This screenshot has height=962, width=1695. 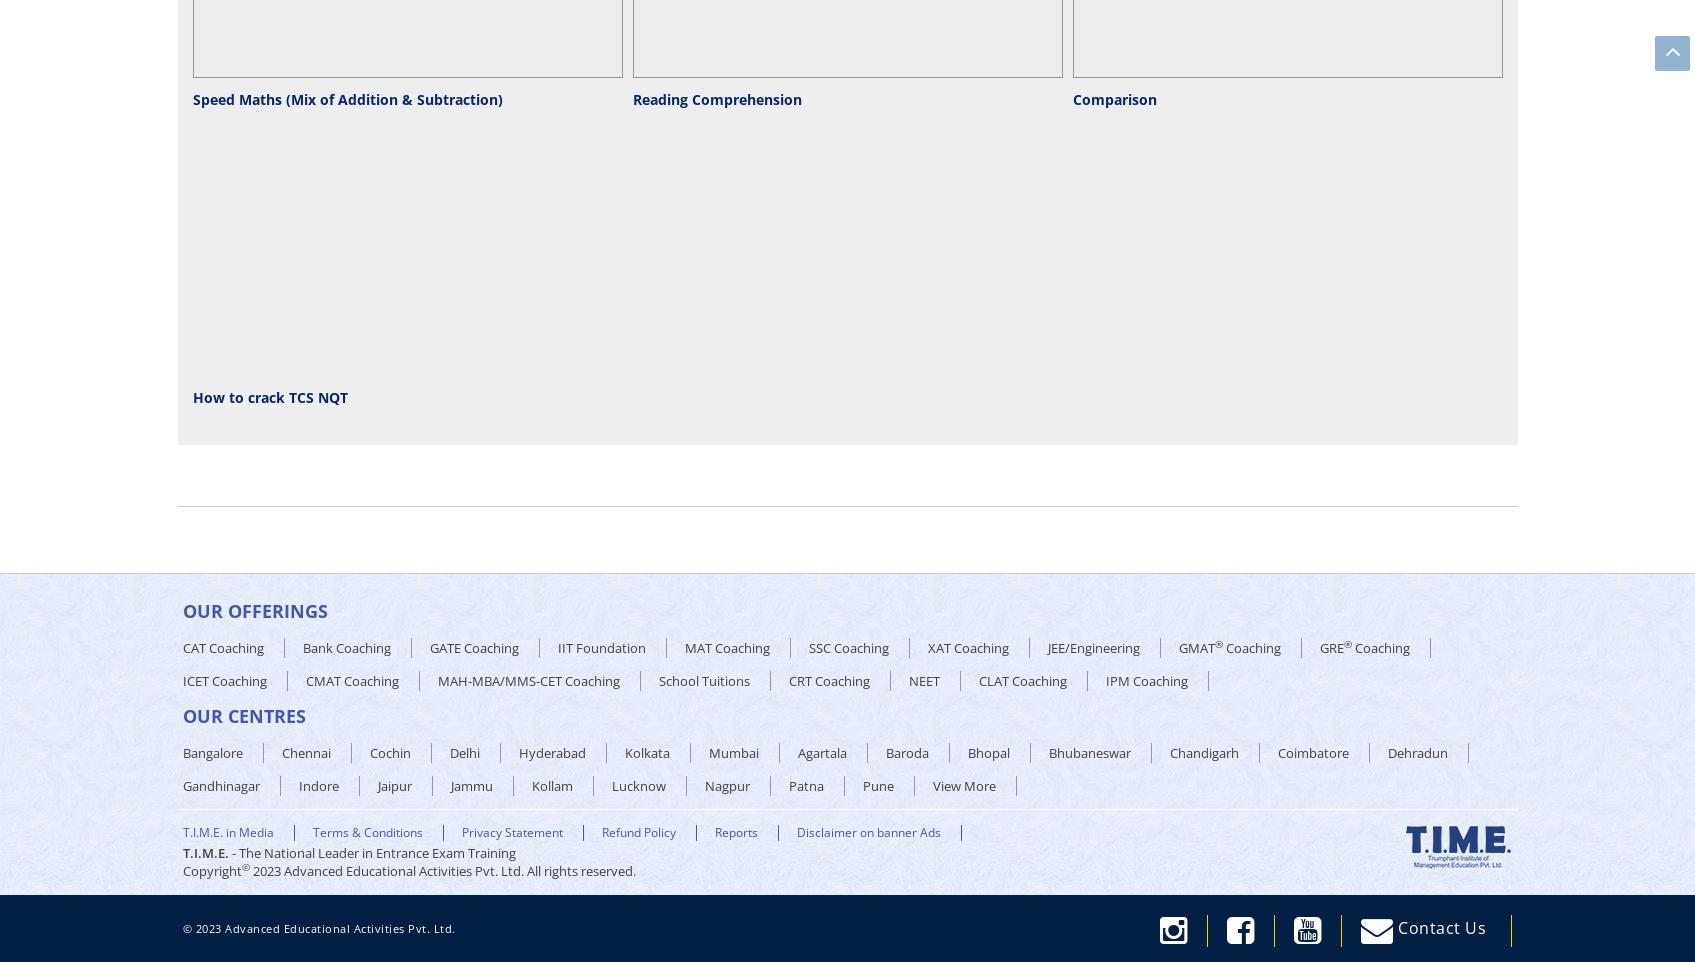 I want to click on 'IPM Coaching', so click(x=1144, y=679).